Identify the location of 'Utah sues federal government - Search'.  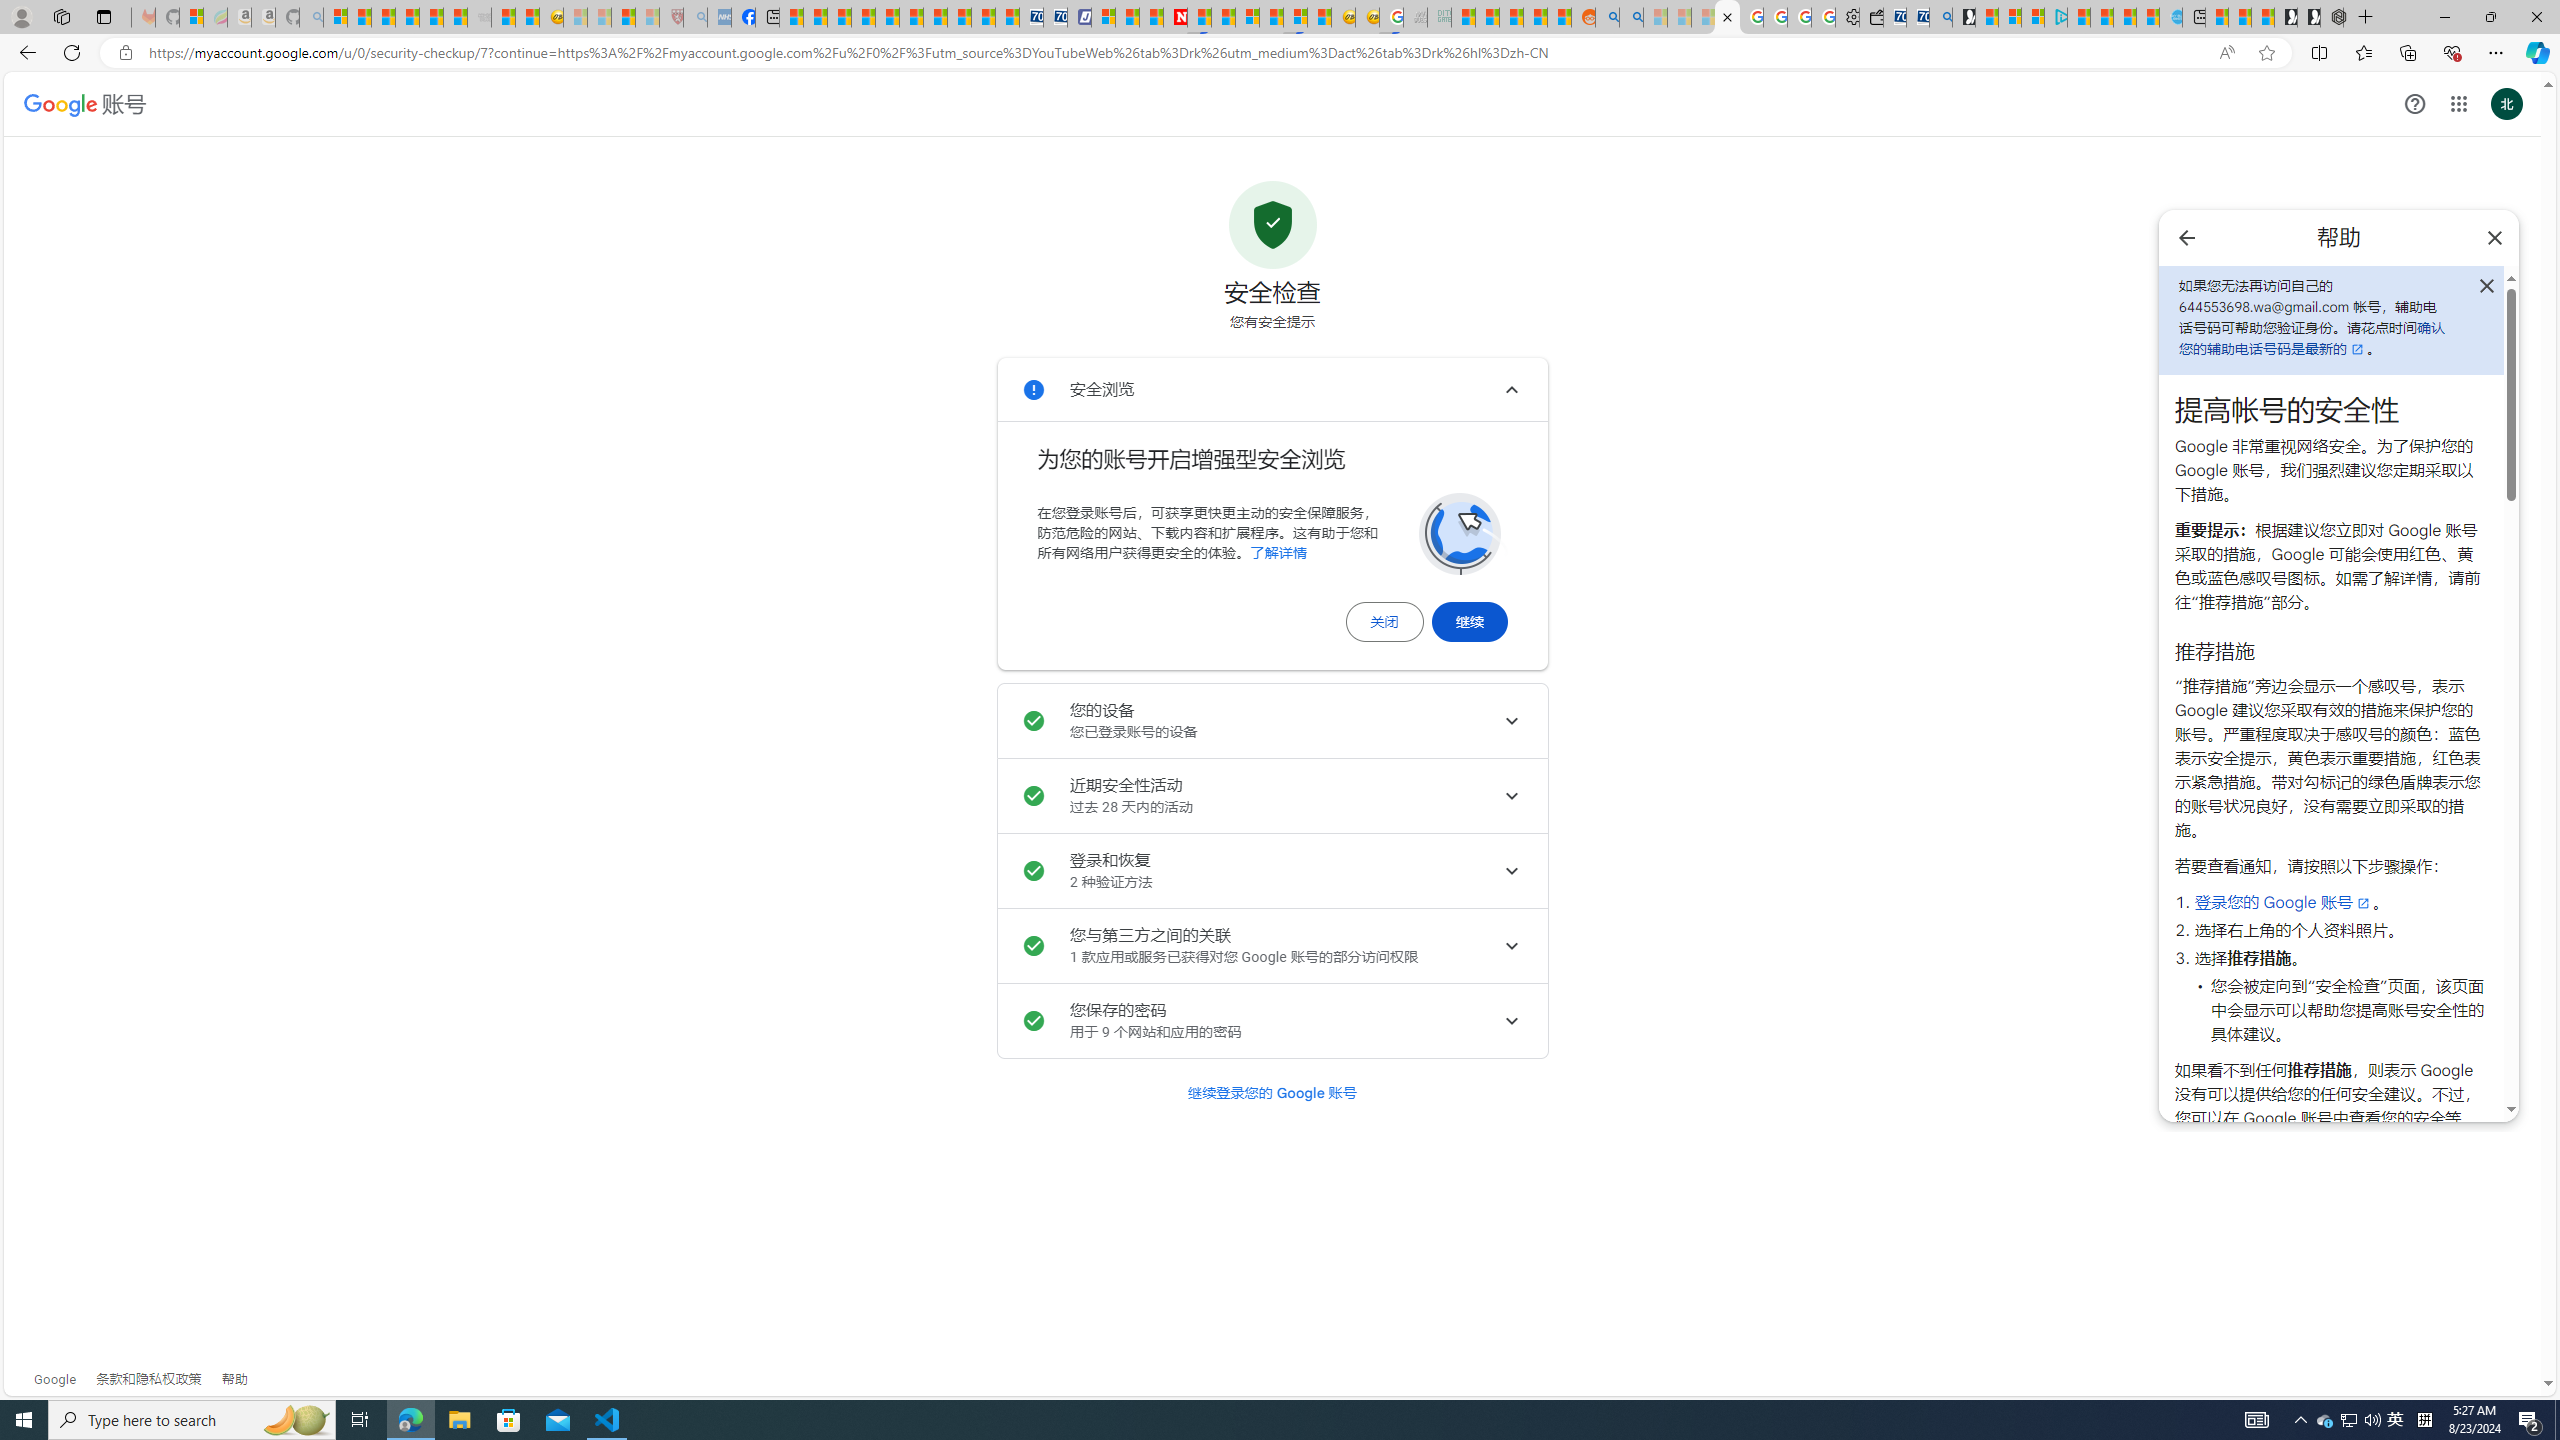
(1630, 16).